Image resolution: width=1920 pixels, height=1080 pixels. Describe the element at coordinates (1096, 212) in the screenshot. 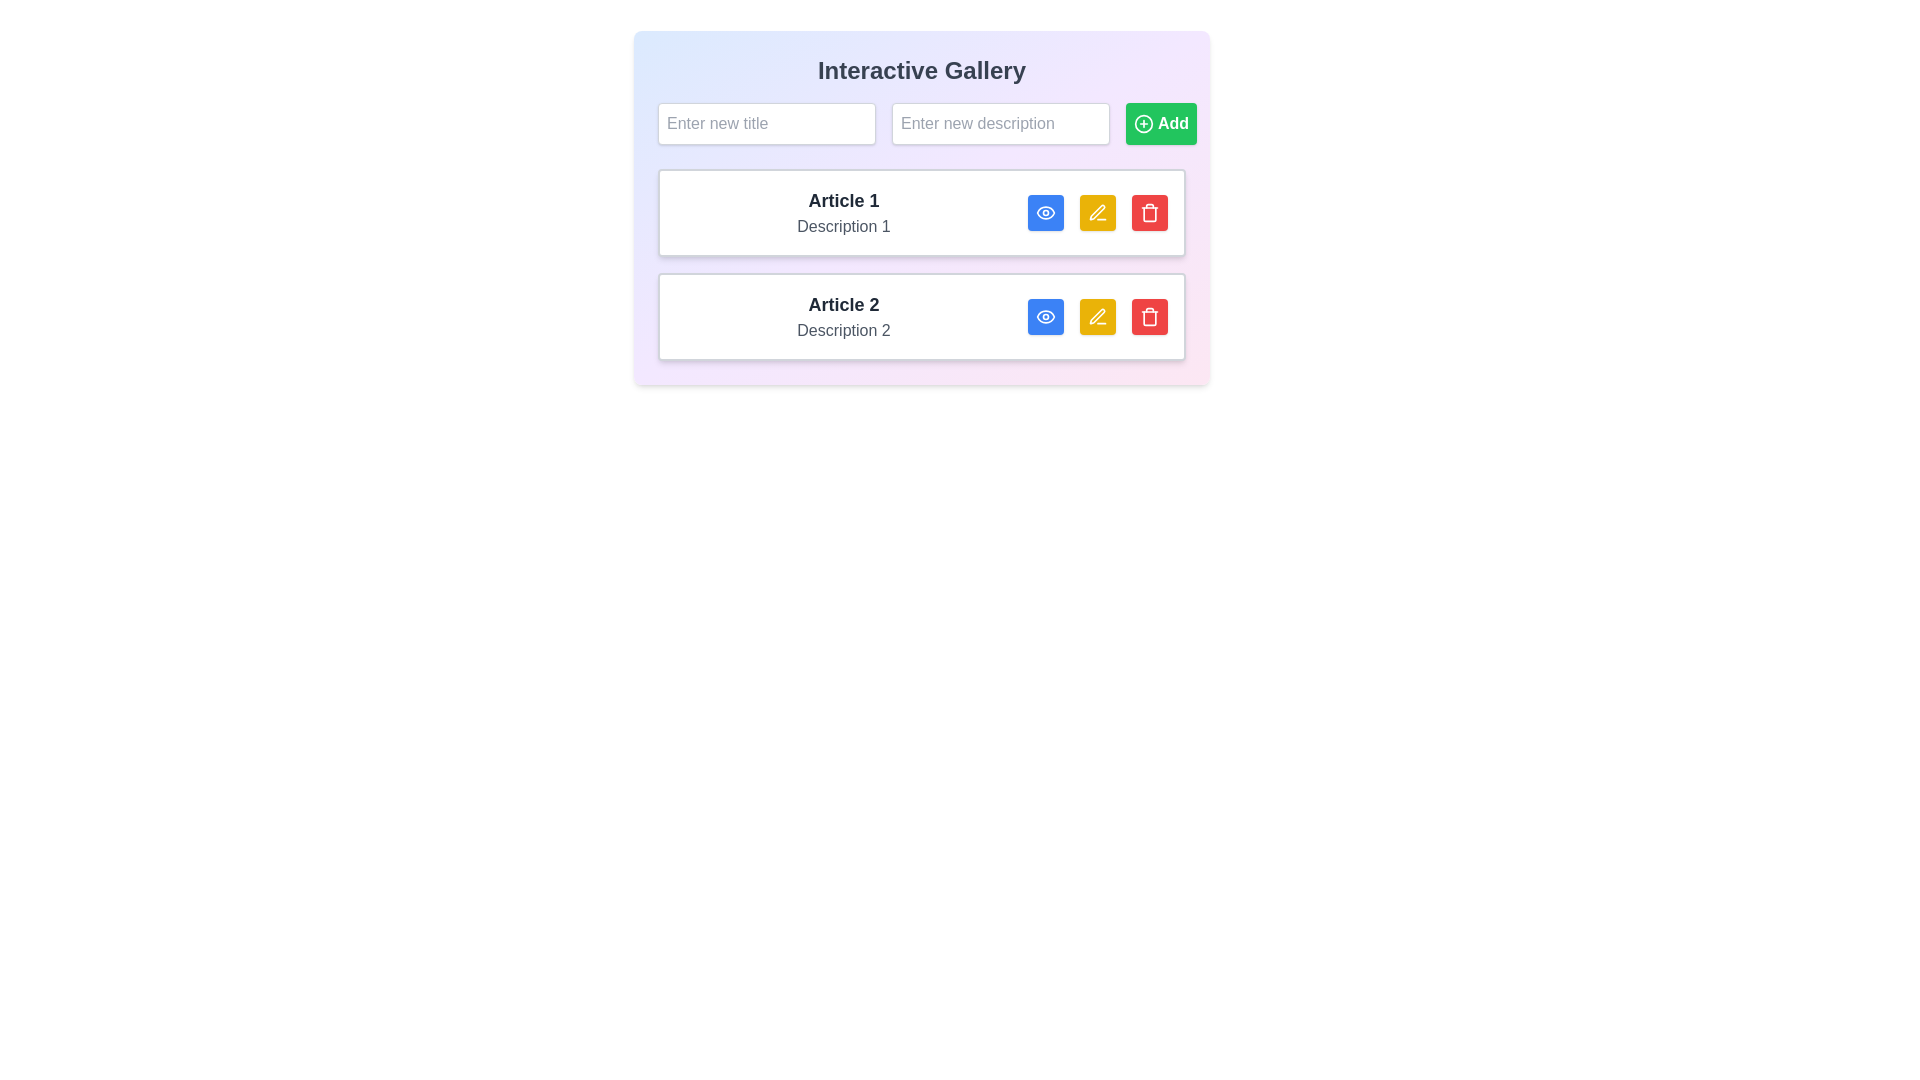

I see `the stylized yellow pen icon located within the yellow button adjacent to the text 'Article 1' in the first row of the article list` at that location.